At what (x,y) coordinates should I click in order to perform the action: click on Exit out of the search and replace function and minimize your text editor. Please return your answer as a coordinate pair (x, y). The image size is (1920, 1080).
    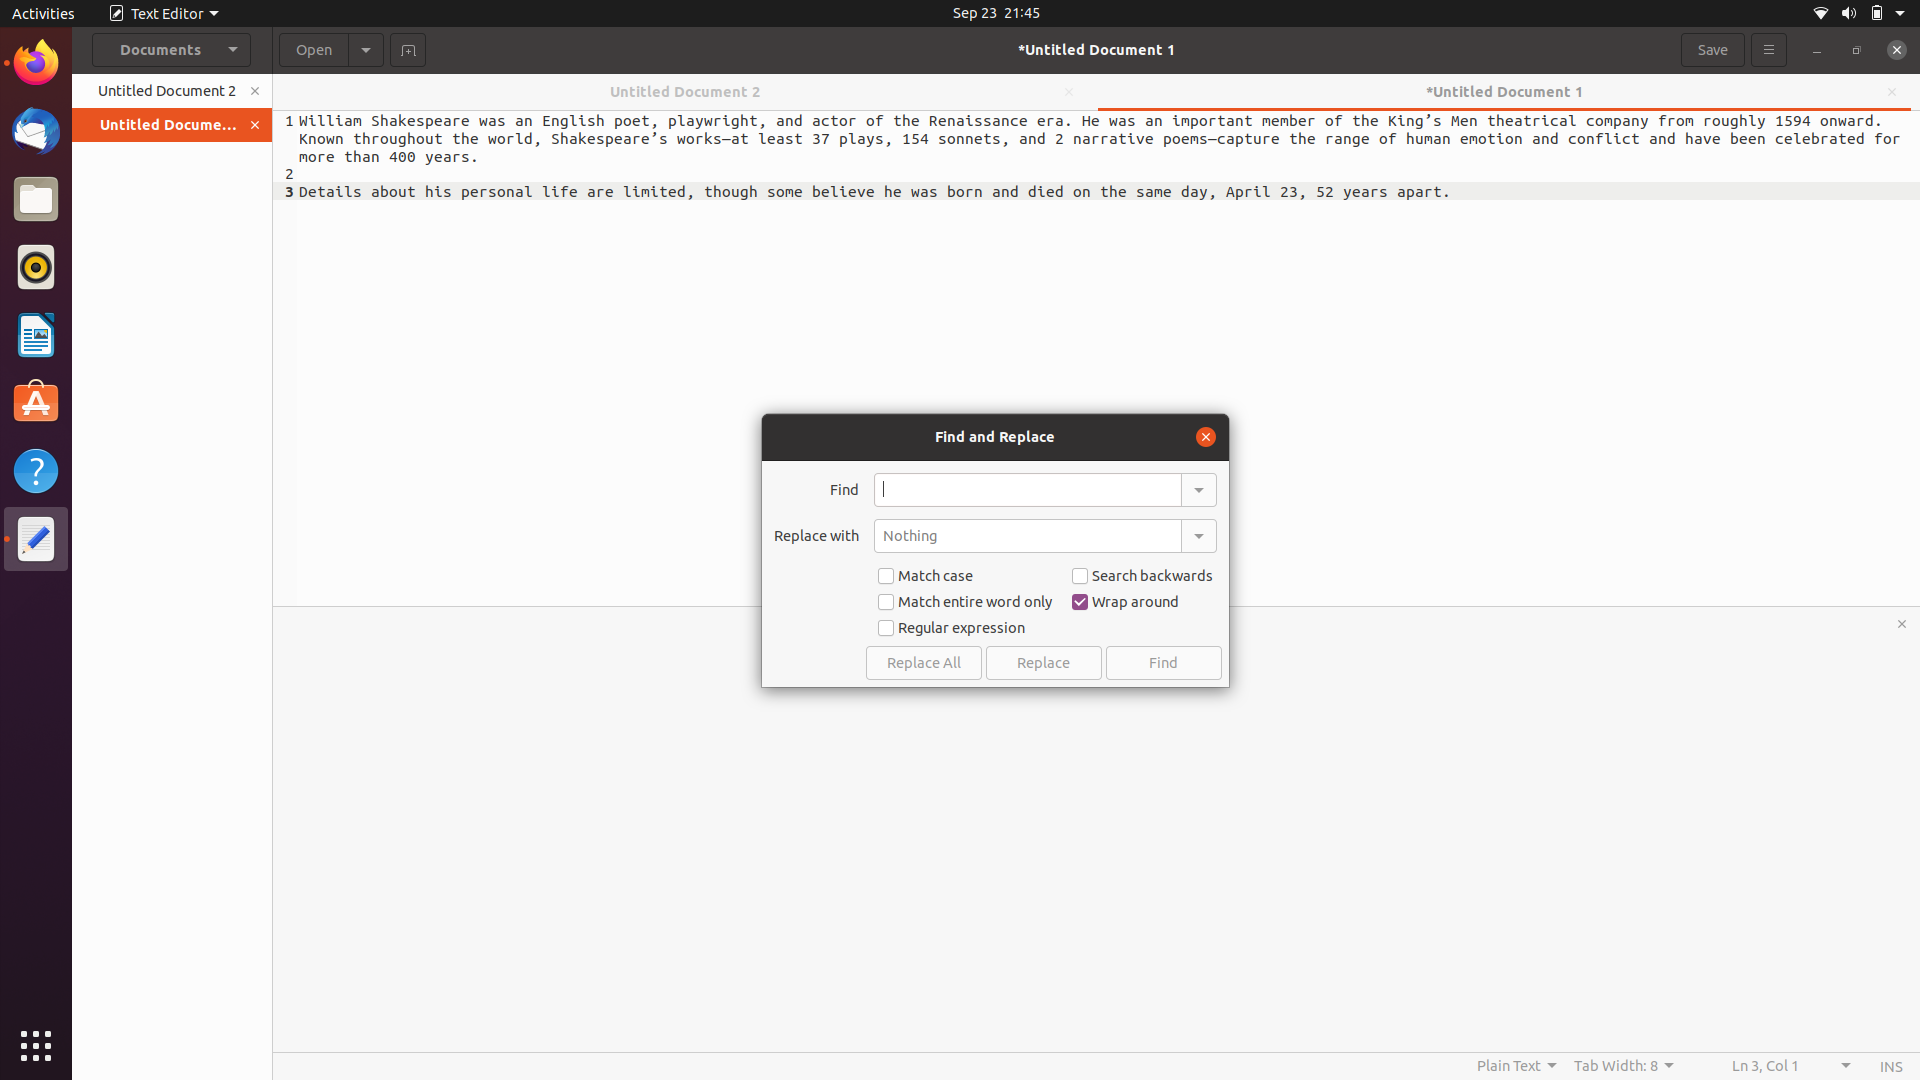
    Looking at the image, I should click on (1203, 434).